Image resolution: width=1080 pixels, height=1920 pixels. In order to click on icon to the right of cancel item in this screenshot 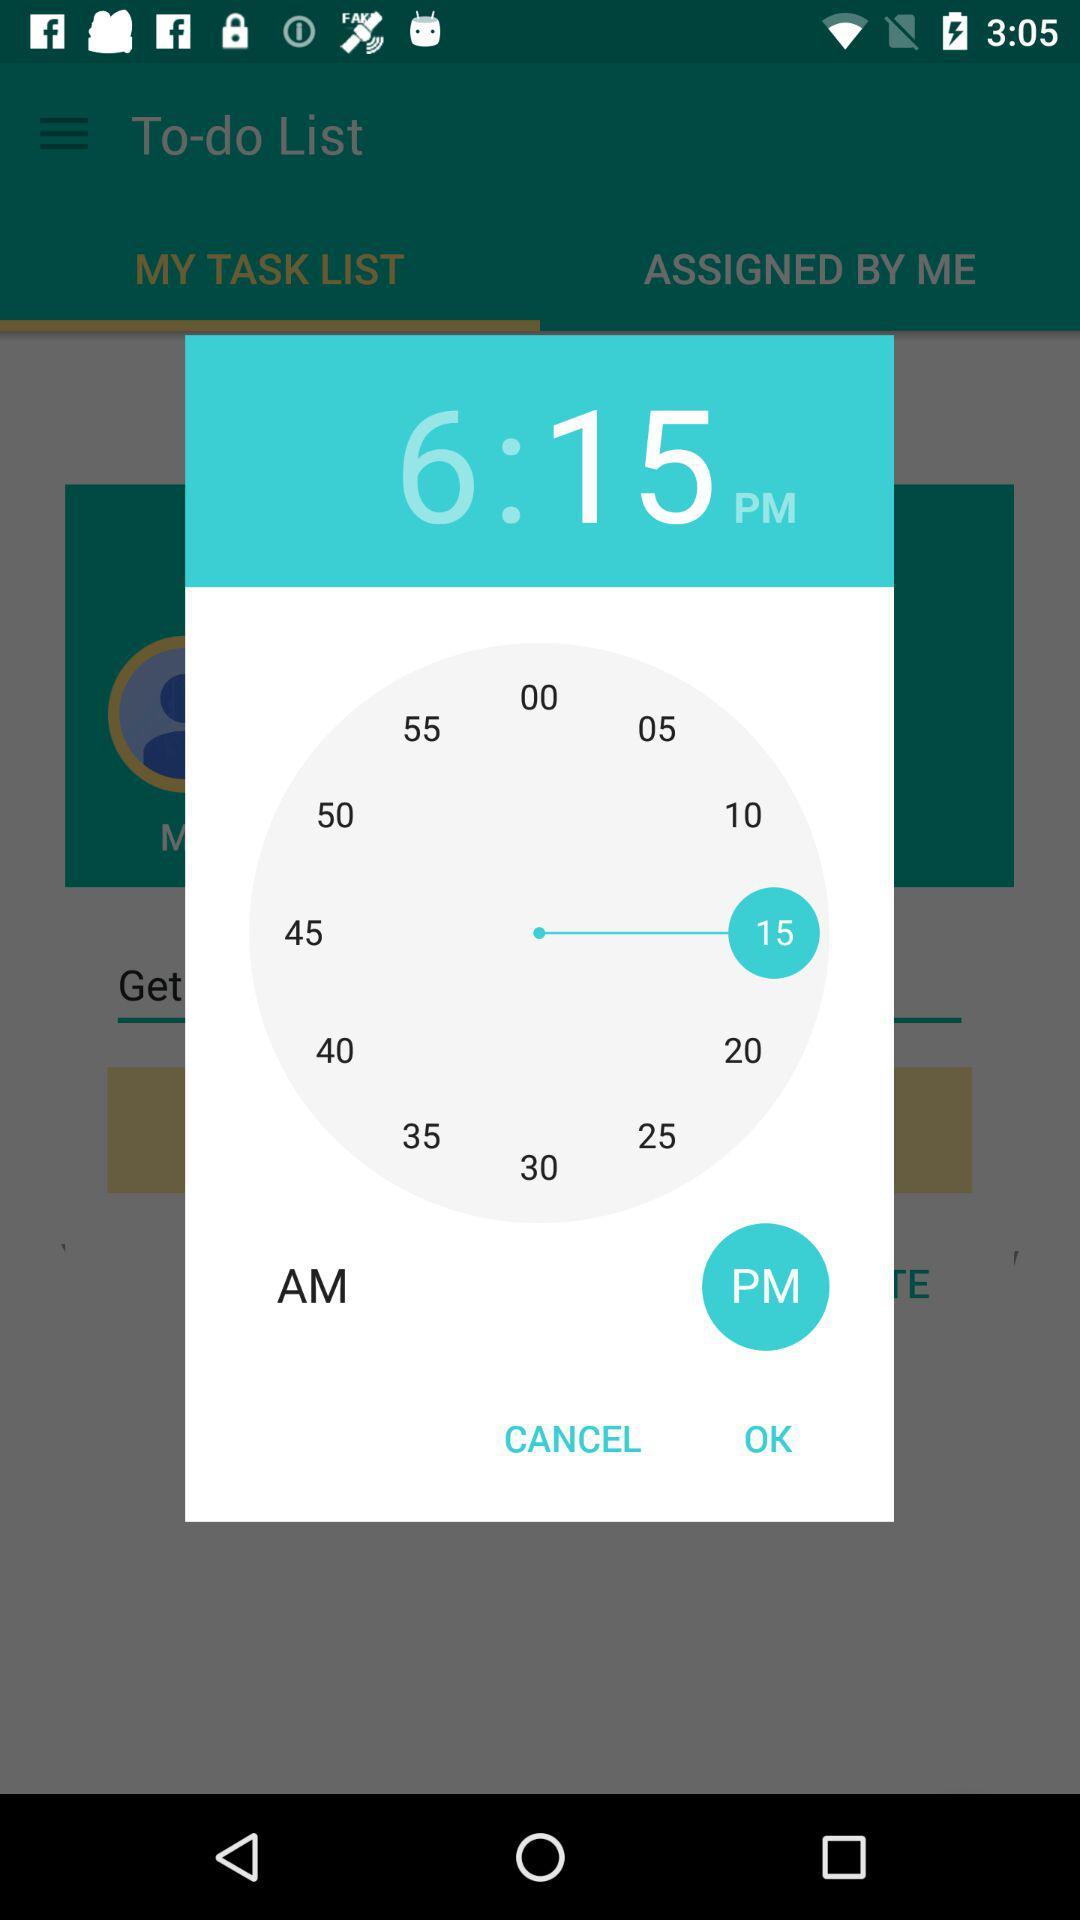, I will do `click(766, 1436)`.